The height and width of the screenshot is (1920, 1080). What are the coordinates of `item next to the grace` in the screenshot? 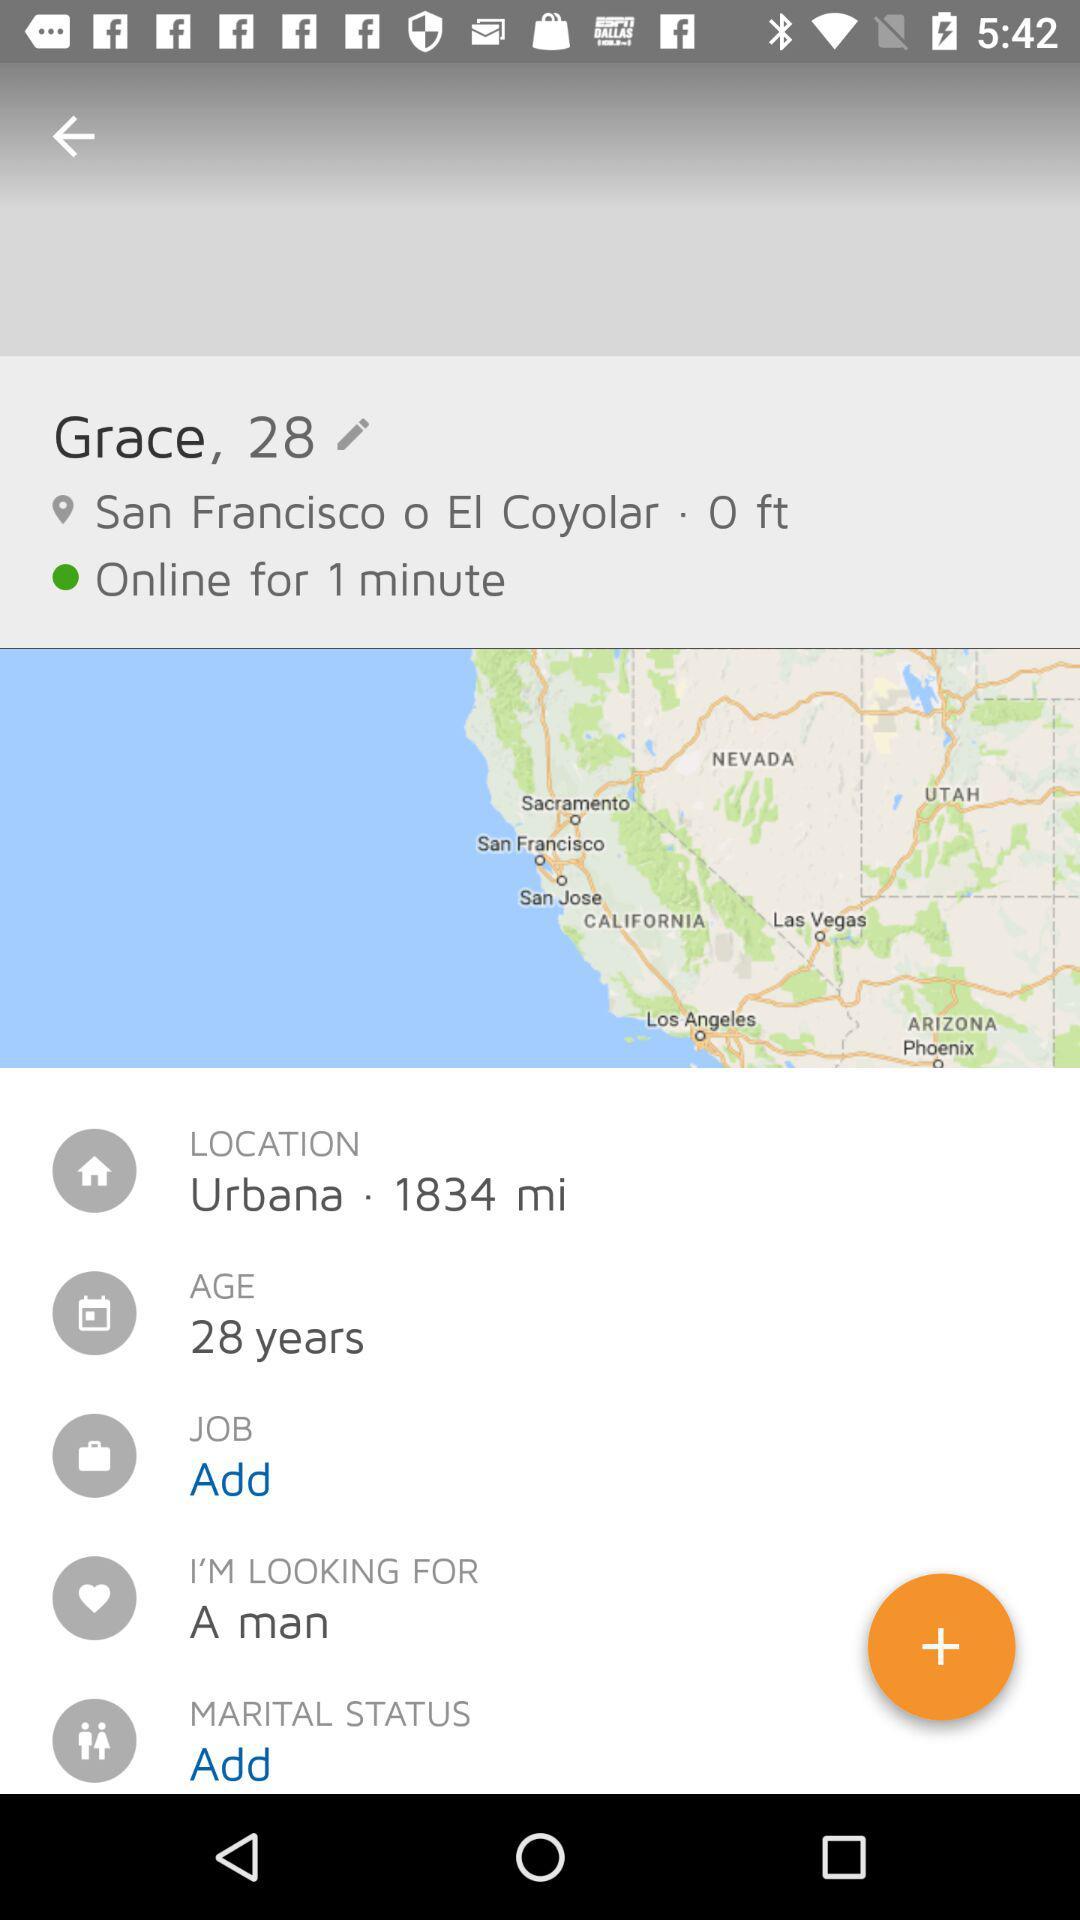 It's located at (288, 433).